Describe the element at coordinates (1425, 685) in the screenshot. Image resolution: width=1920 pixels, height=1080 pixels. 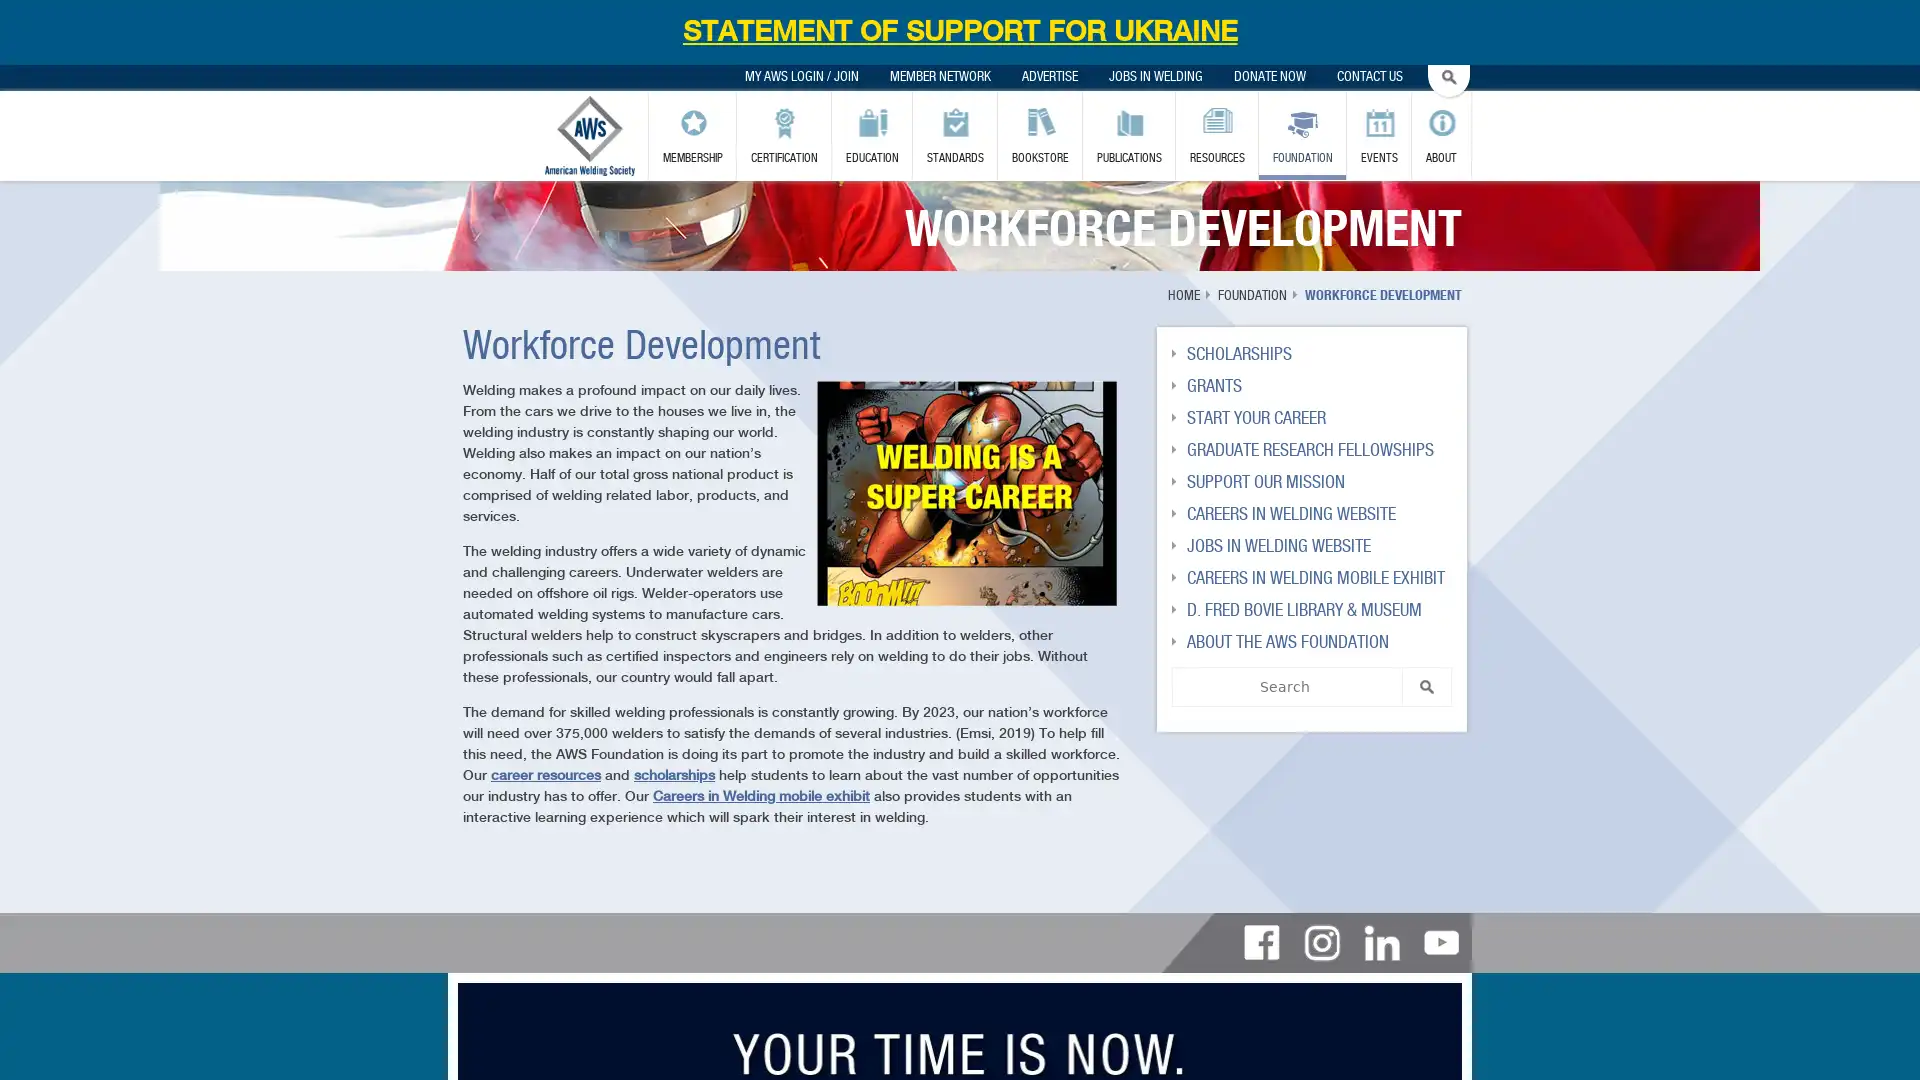
I see `SEARCH` at that location.